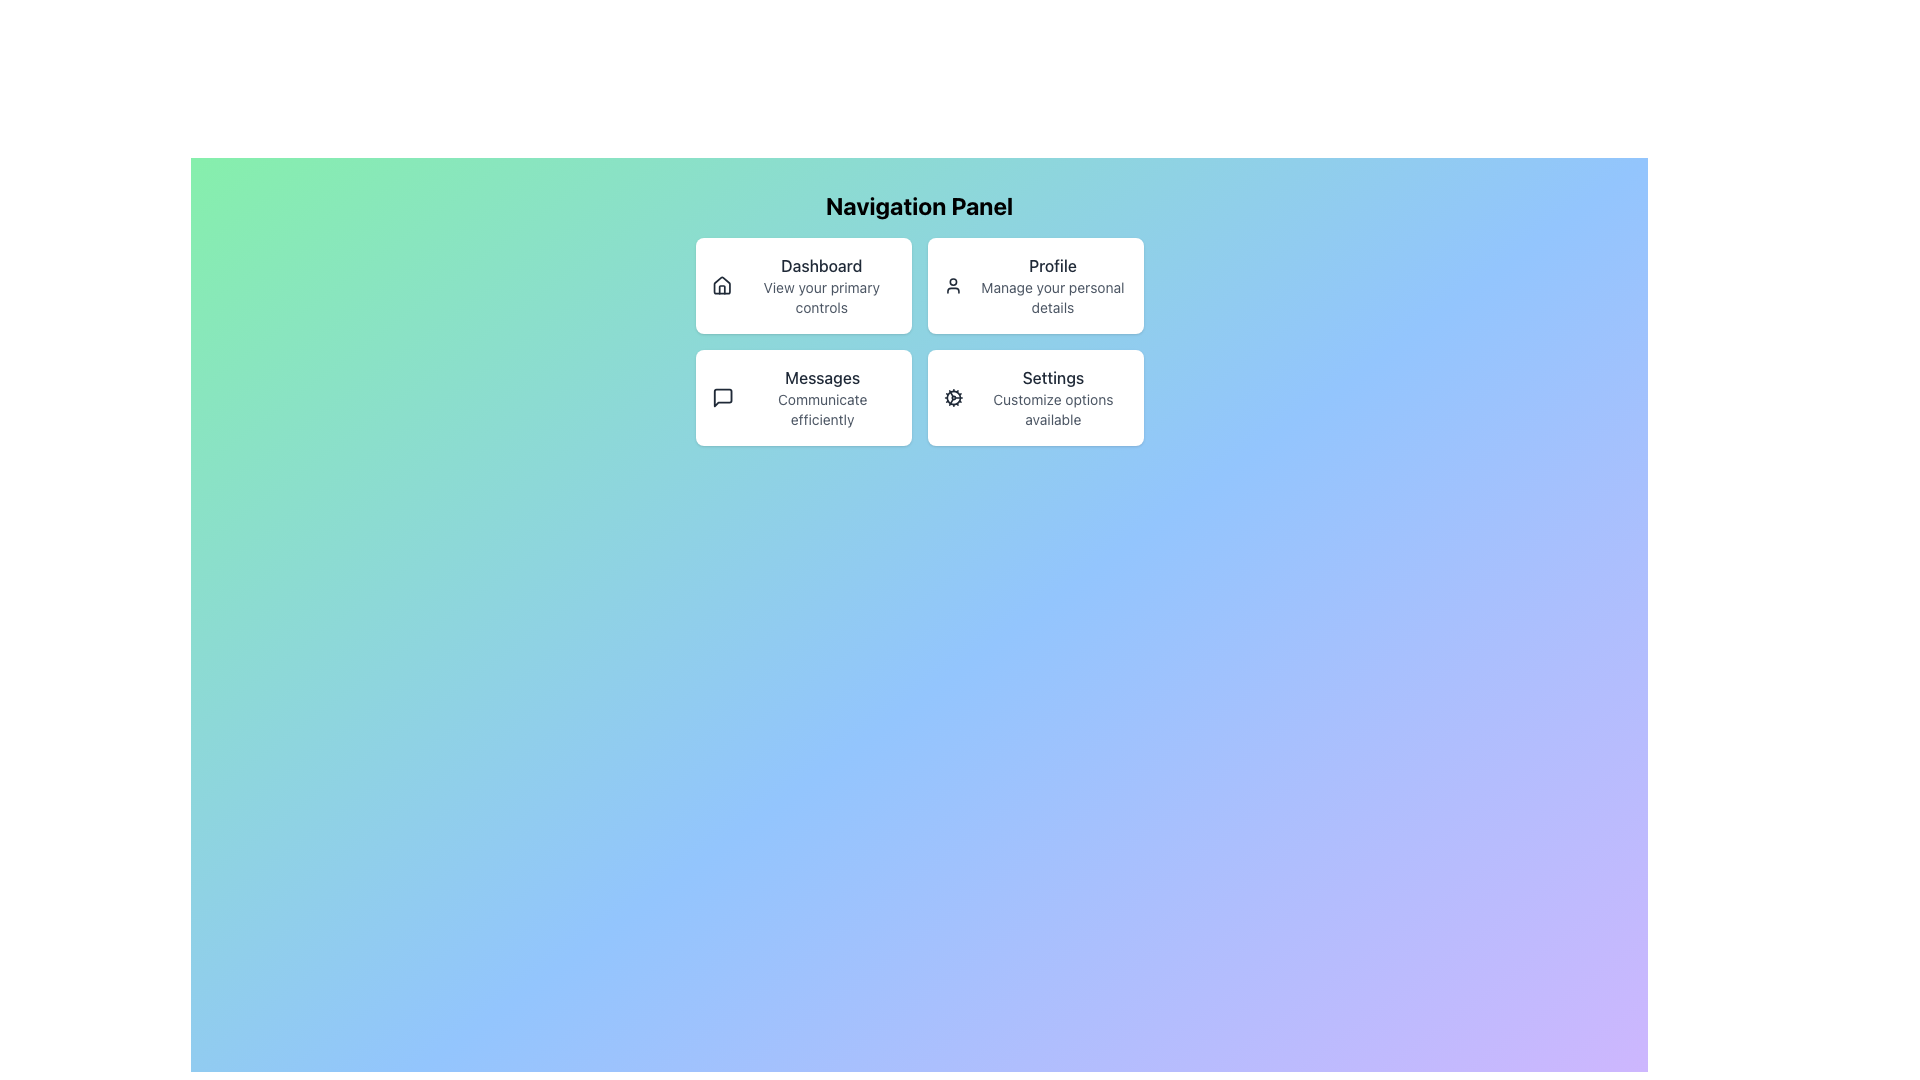 This screenshot has width=1920, height=1080. Describe the element at coordinates (720, 285) in the screenshot. I see `the second icon in the 'Dashboard' navigation grid that represents the 'Dashboard' concept` at that location.